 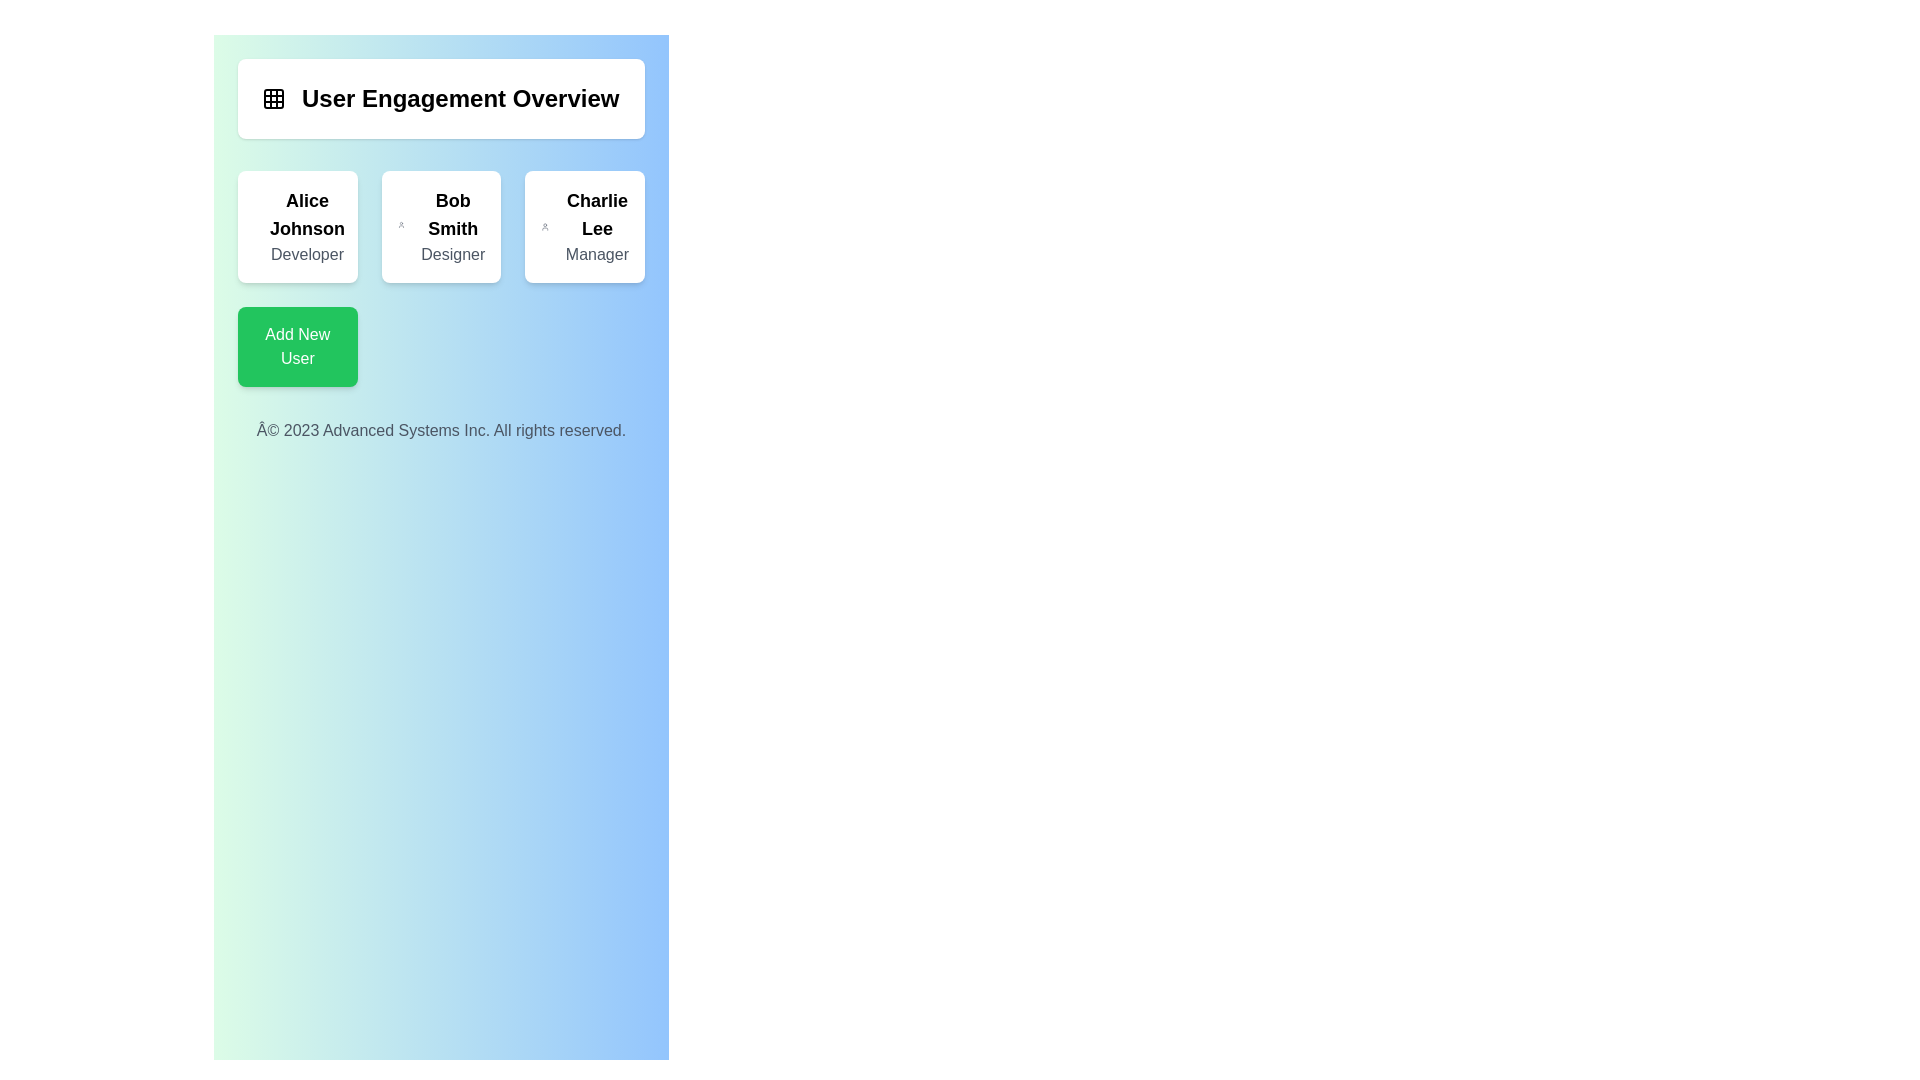 I want to click on text label 'Charlie Lee' which is bold and larger in font size, located in the top-right card of three horizontal cards under the 'User Engagement Overview' section, so click(x=596, y=215).